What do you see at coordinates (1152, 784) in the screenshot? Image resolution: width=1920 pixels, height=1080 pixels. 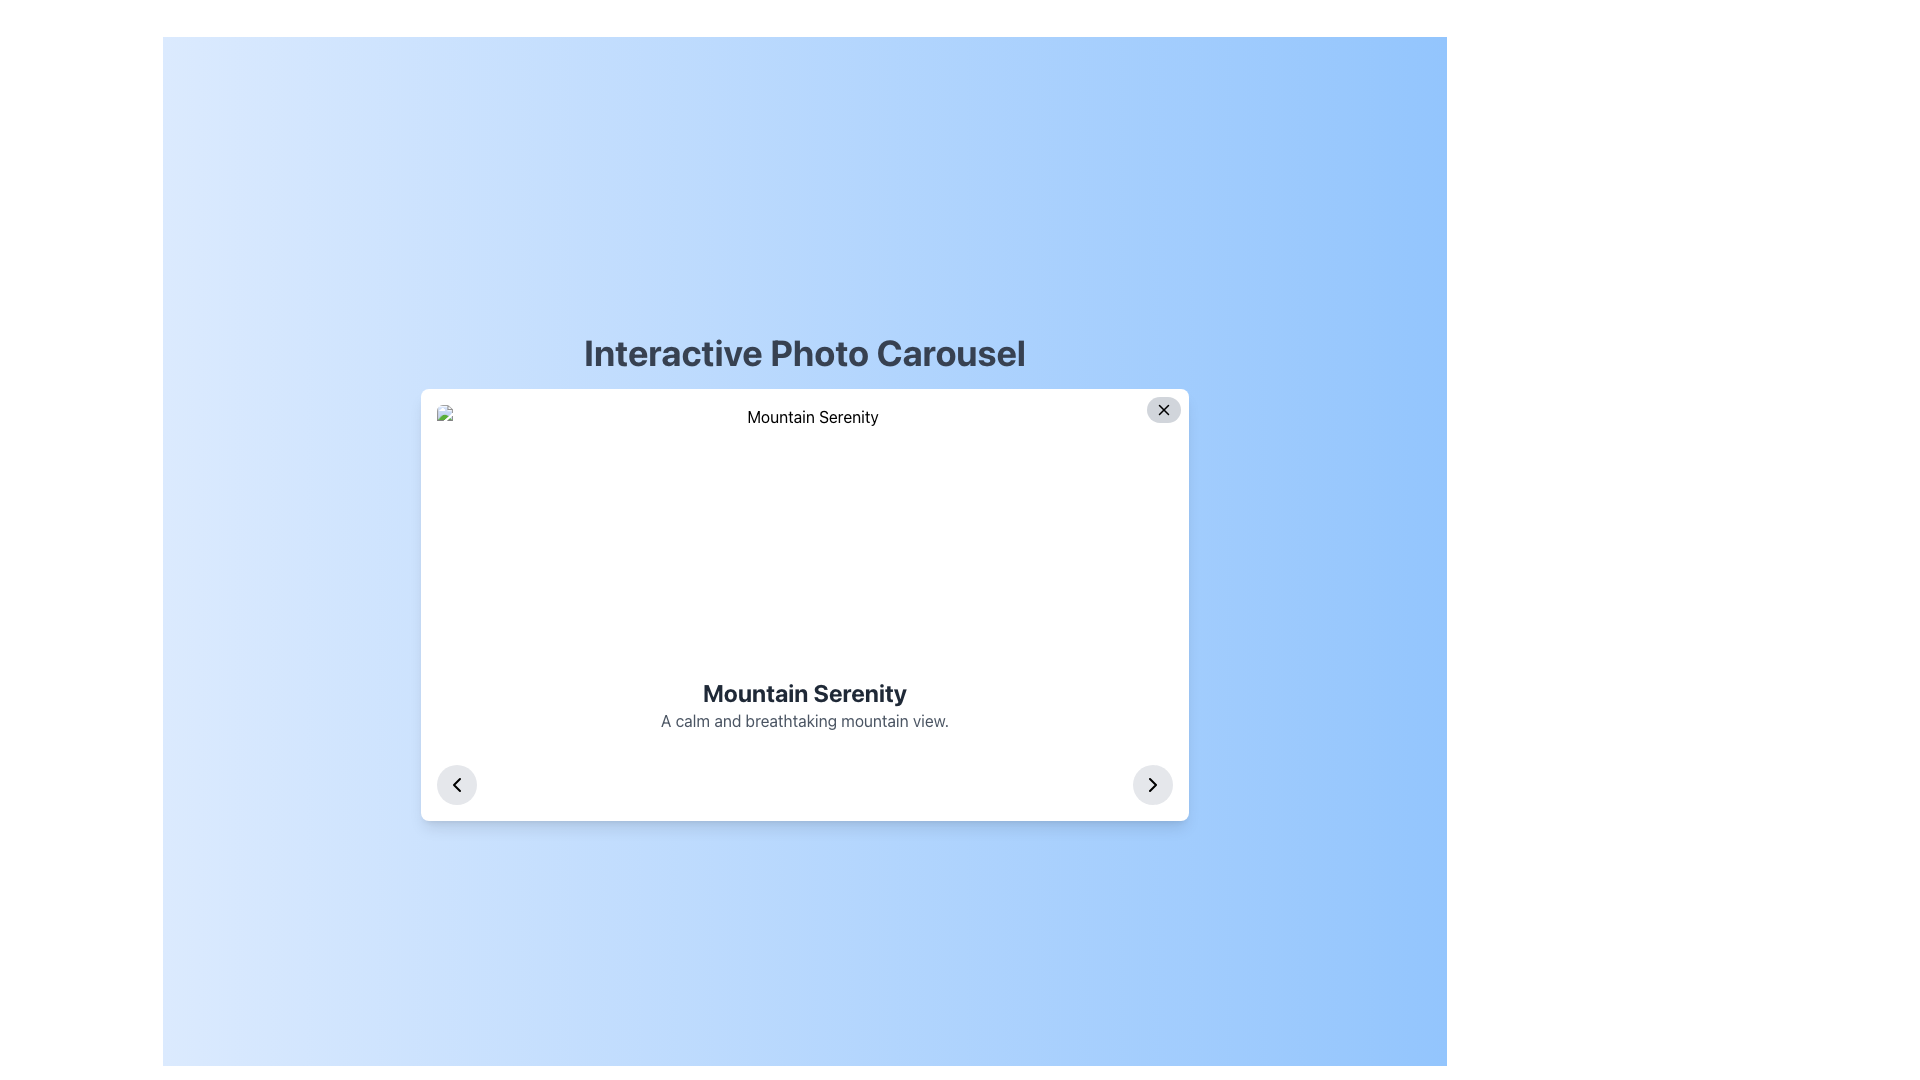 I see `the right-facing chevron icon at the bottom-right corner of the Interactive Photo Carousel` at bounding box center [1152, 784].